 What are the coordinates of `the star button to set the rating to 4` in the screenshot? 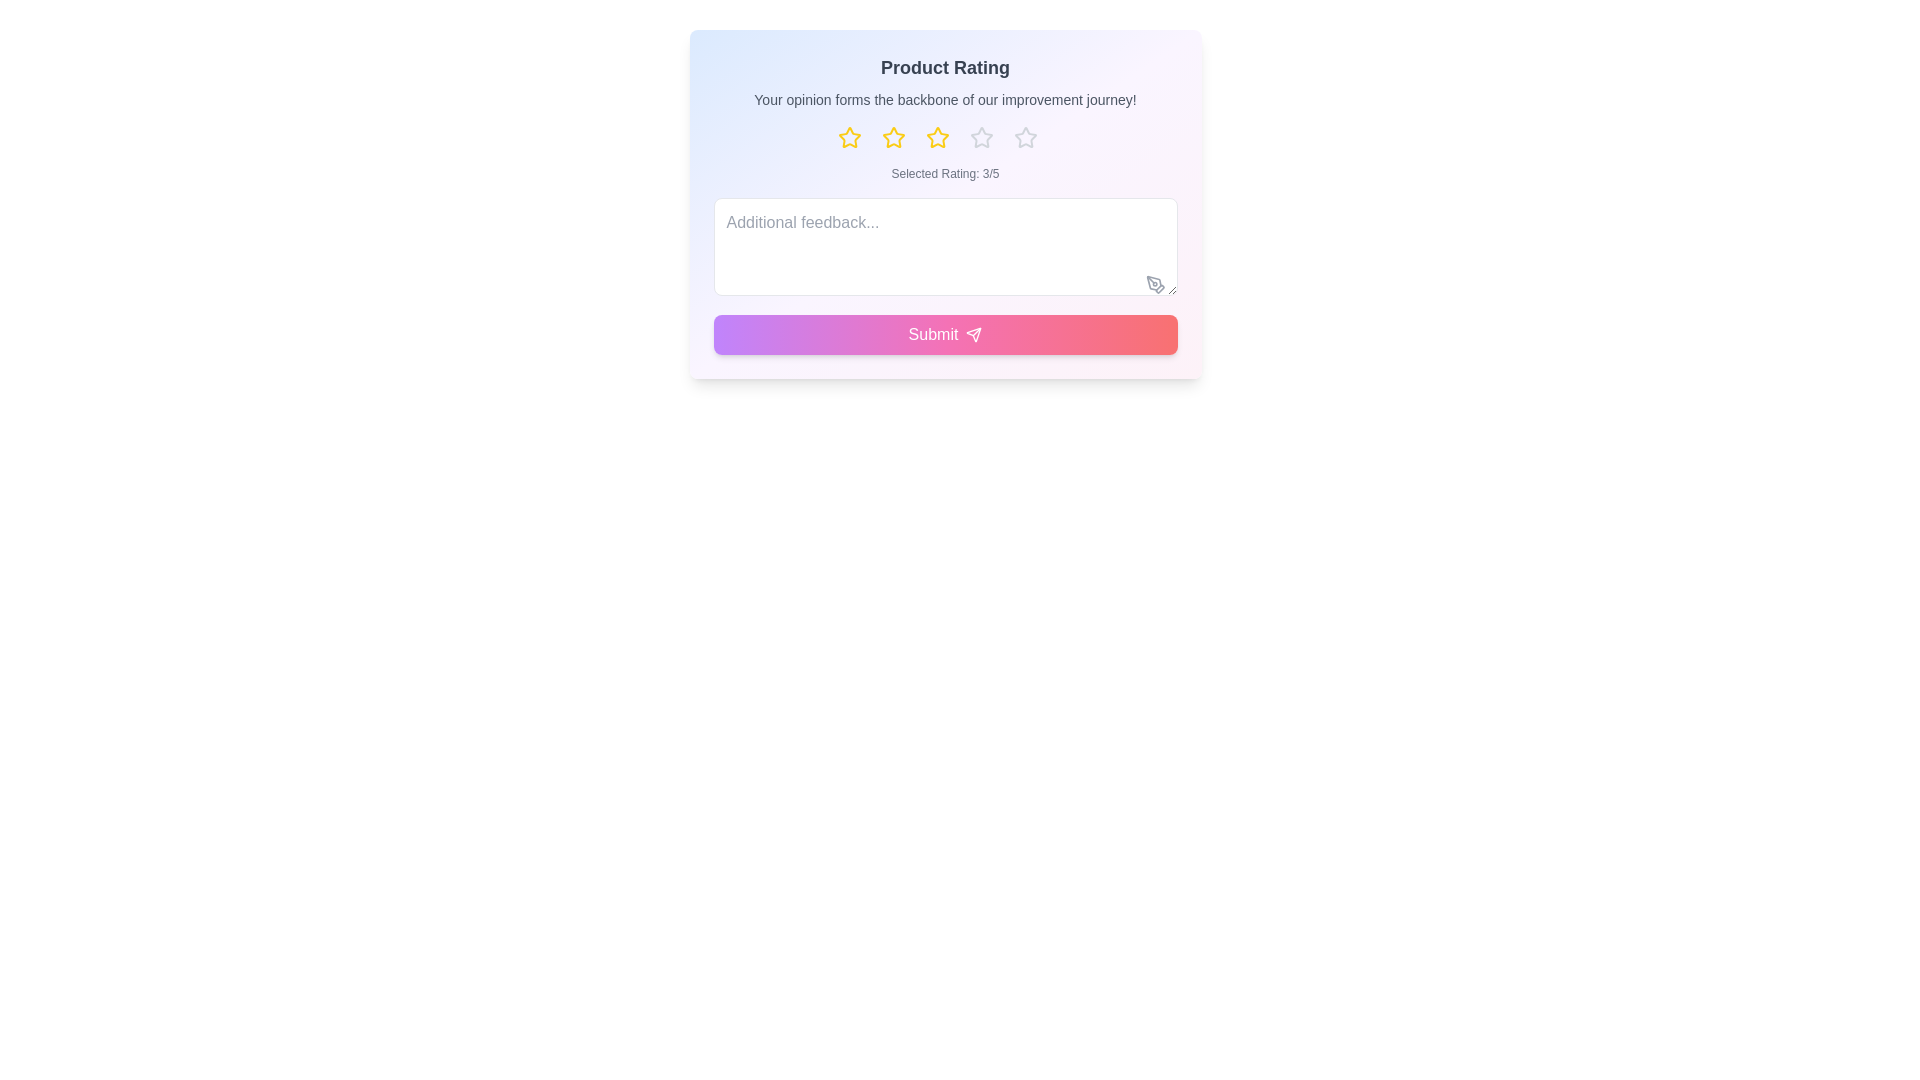 It's located at (989, 137).